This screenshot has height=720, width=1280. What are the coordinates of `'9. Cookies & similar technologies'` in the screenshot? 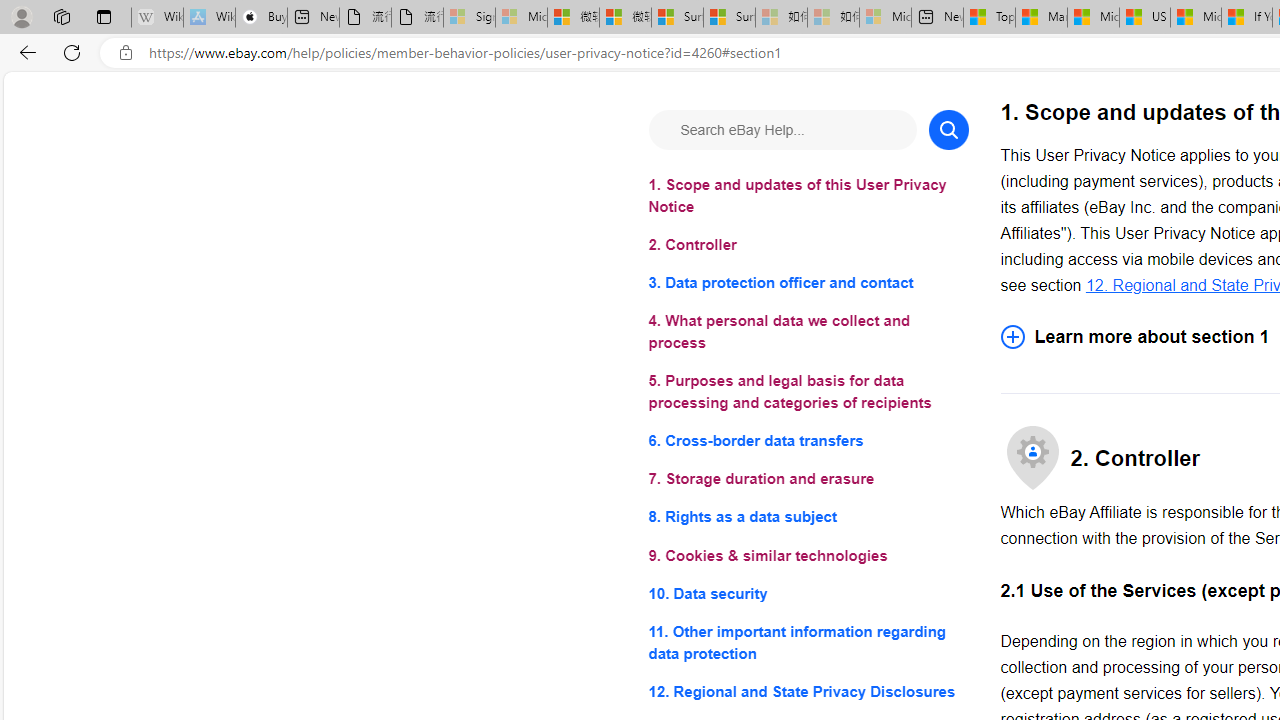 It's located at (808, 555).